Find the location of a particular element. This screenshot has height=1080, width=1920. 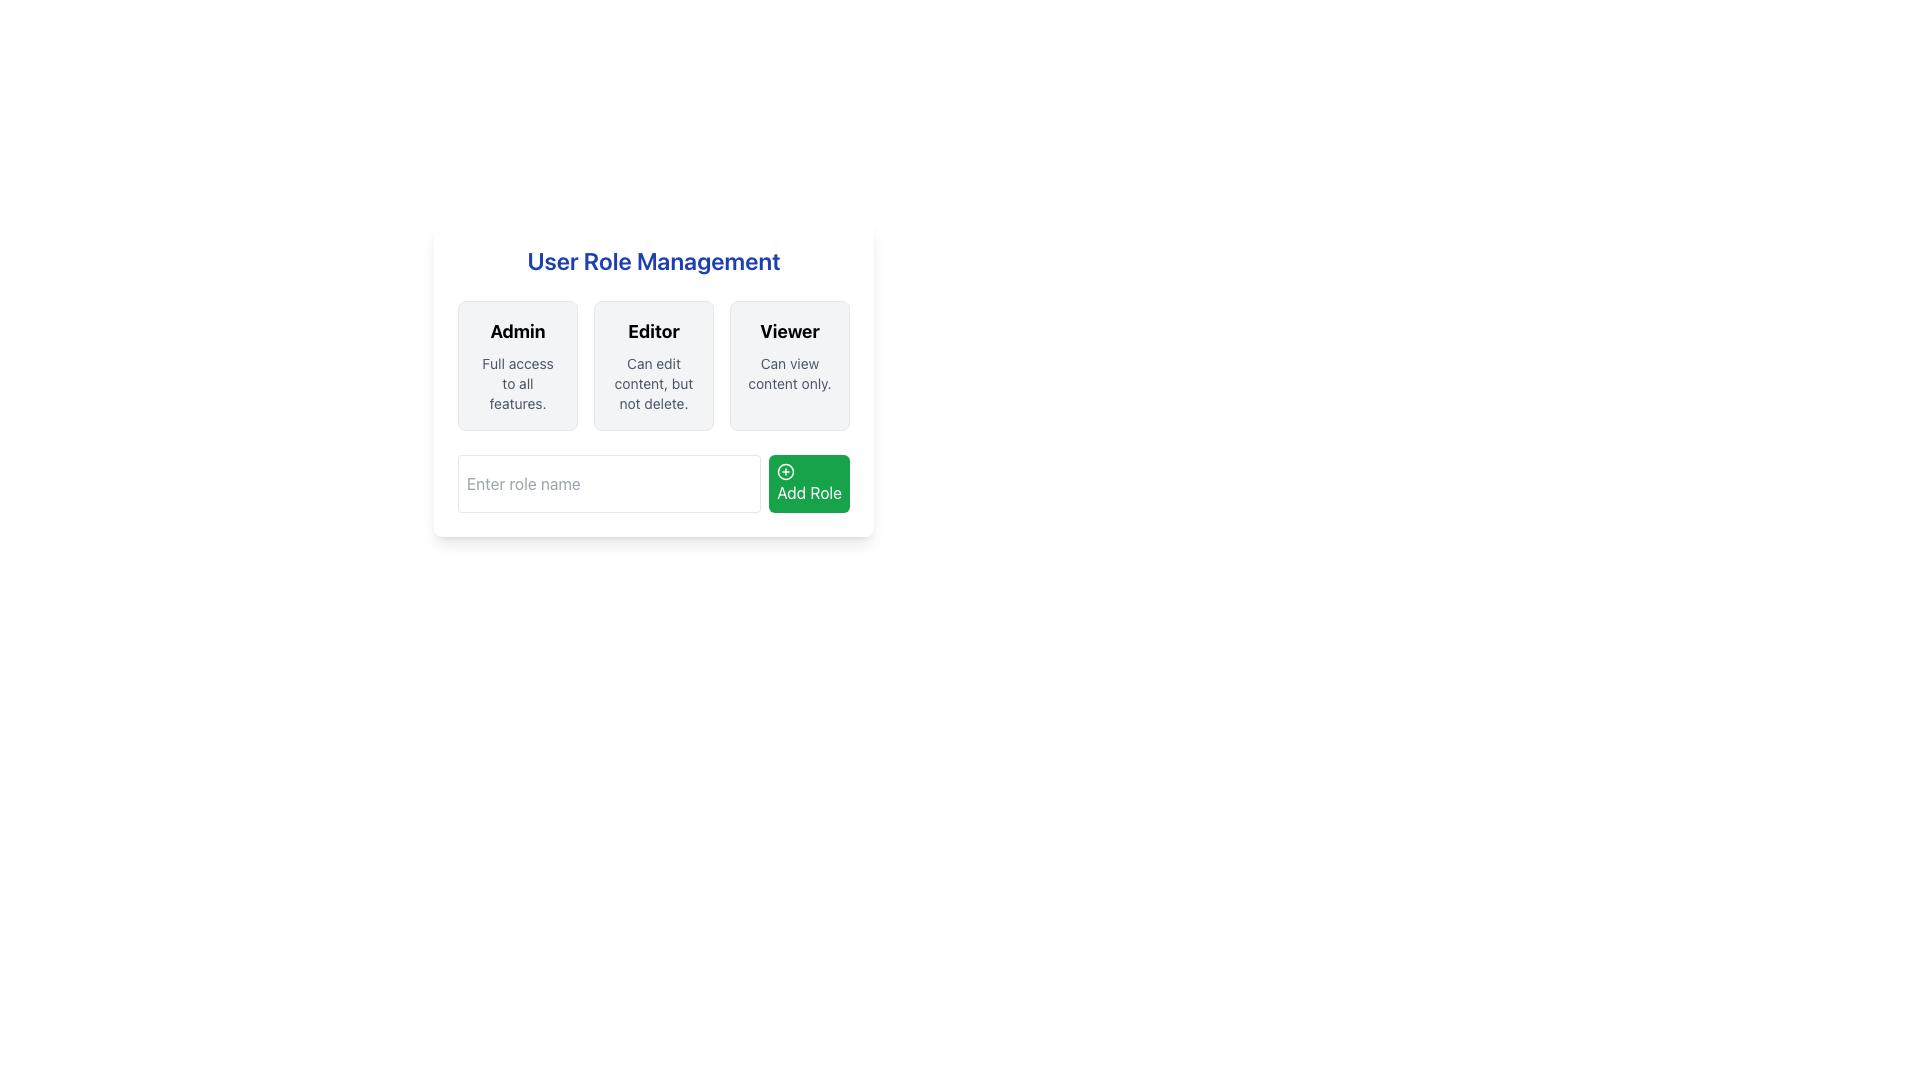

the 'Viewer' text label, which identifies the user role and is part of the rectangular box labeled 'Viewer - Can view content only.' is located at coordinates (789, 330).